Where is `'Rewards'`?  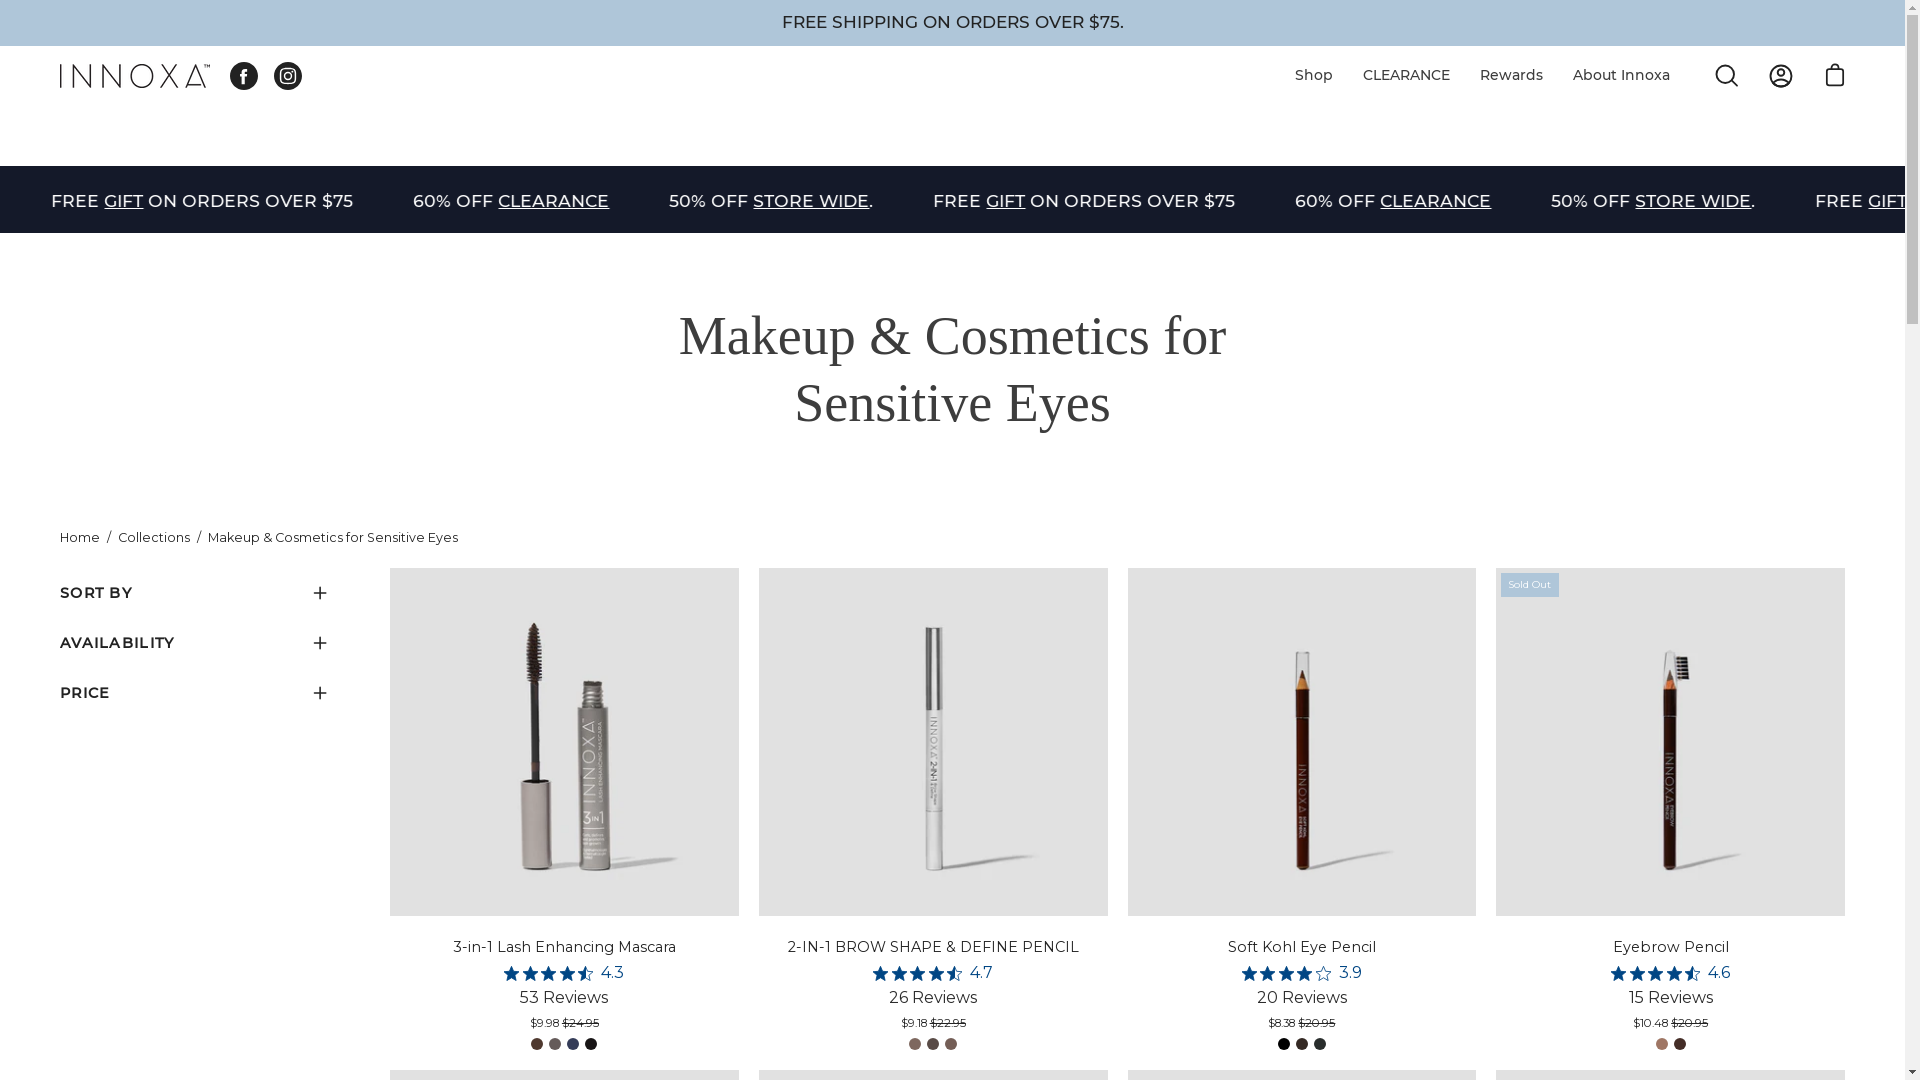
'Rewards' is located at coordinates (1511, 74).